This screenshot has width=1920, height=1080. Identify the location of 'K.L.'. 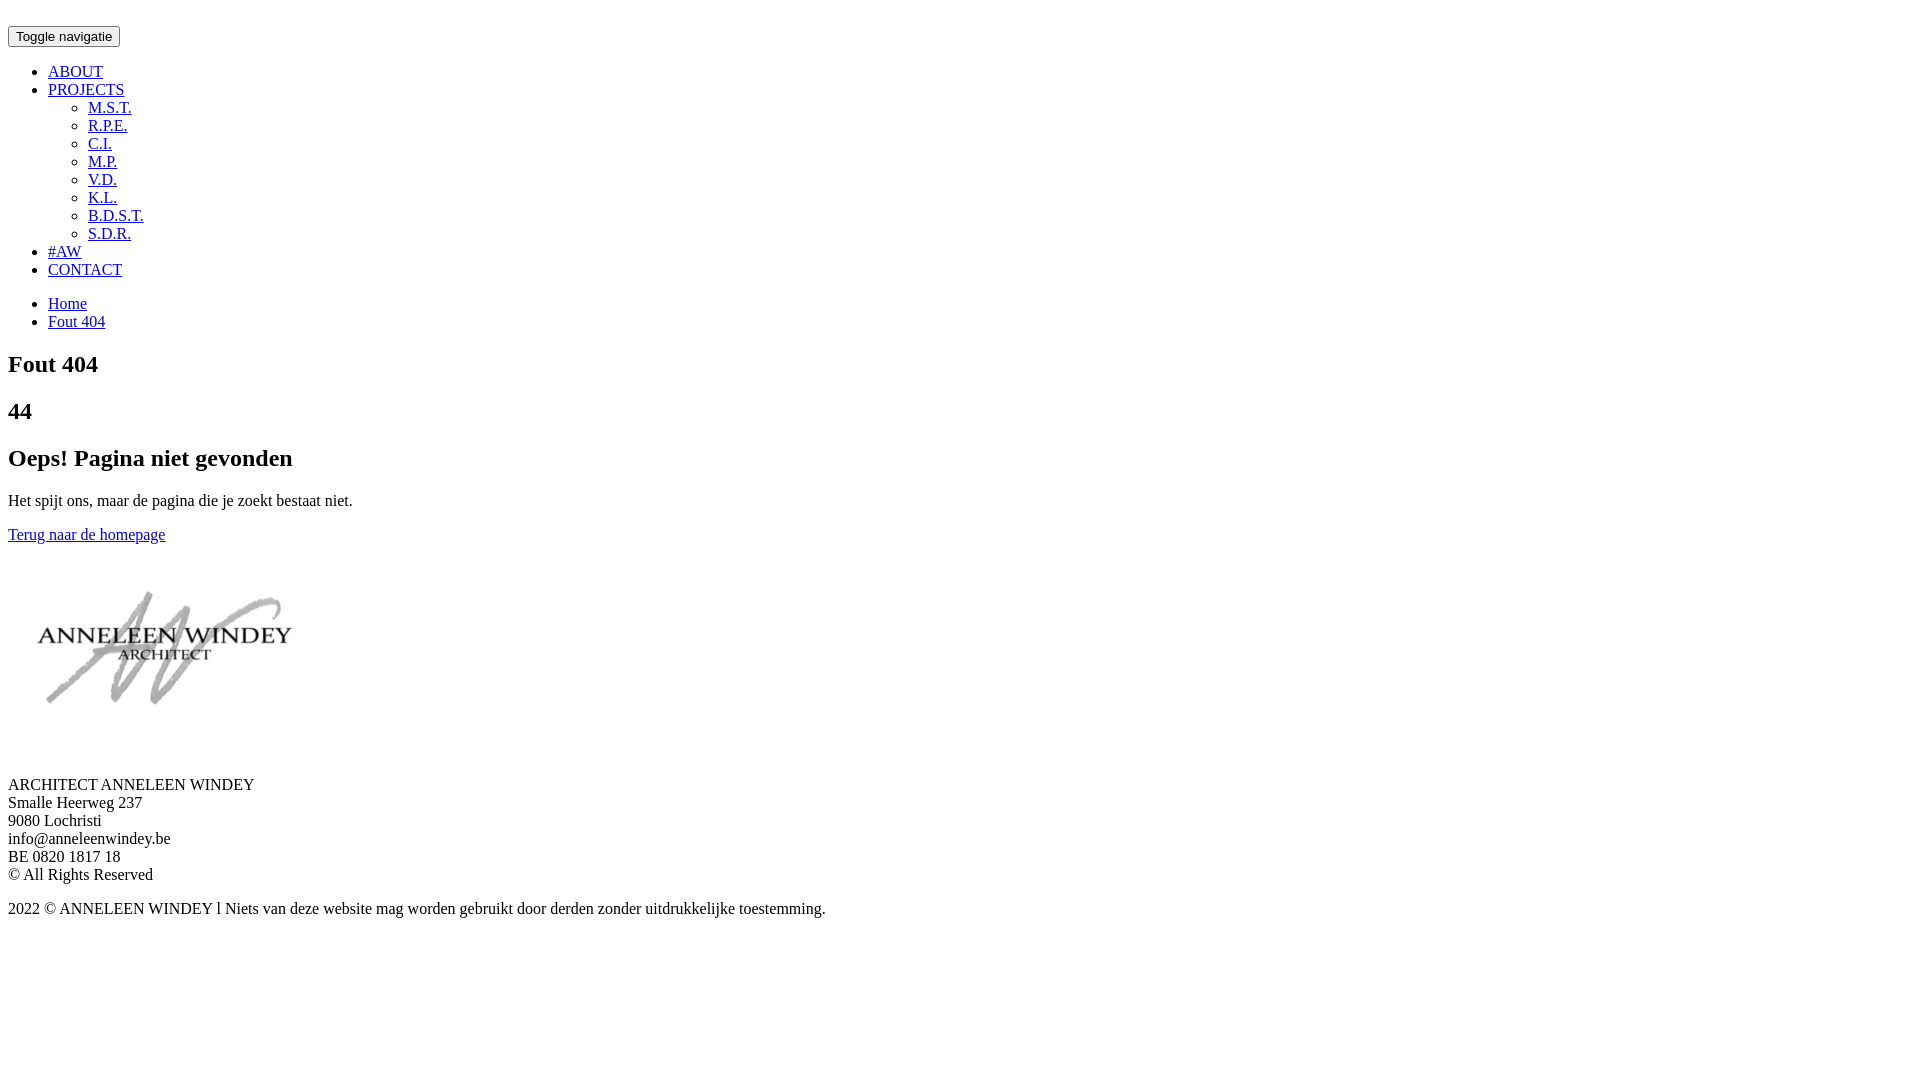
(101, 197).